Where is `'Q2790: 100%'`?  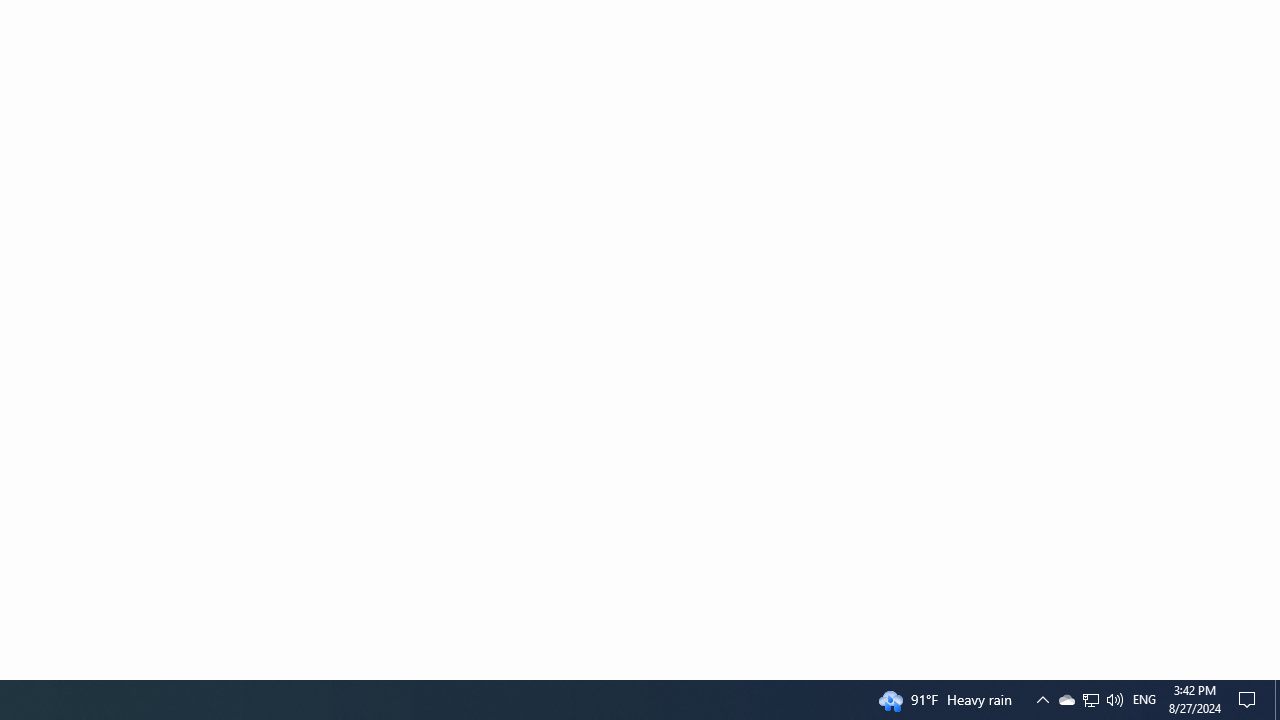
'Q2790: 100%' is located at coordinates (1089, 698).